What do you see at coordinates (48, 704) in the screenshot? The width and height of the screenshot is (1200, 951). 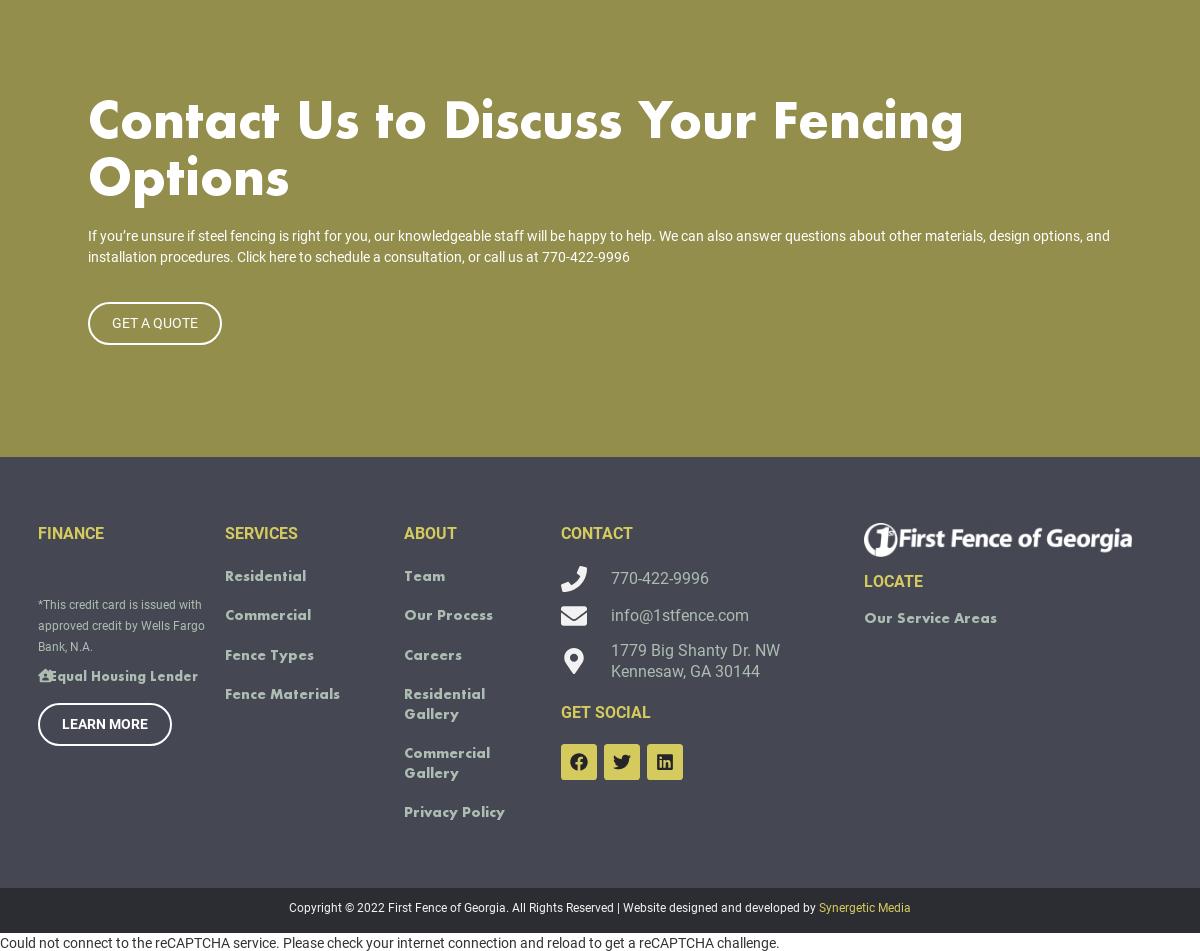 I see `'Equal Housing Lender'` at bounding box center [48, 704].